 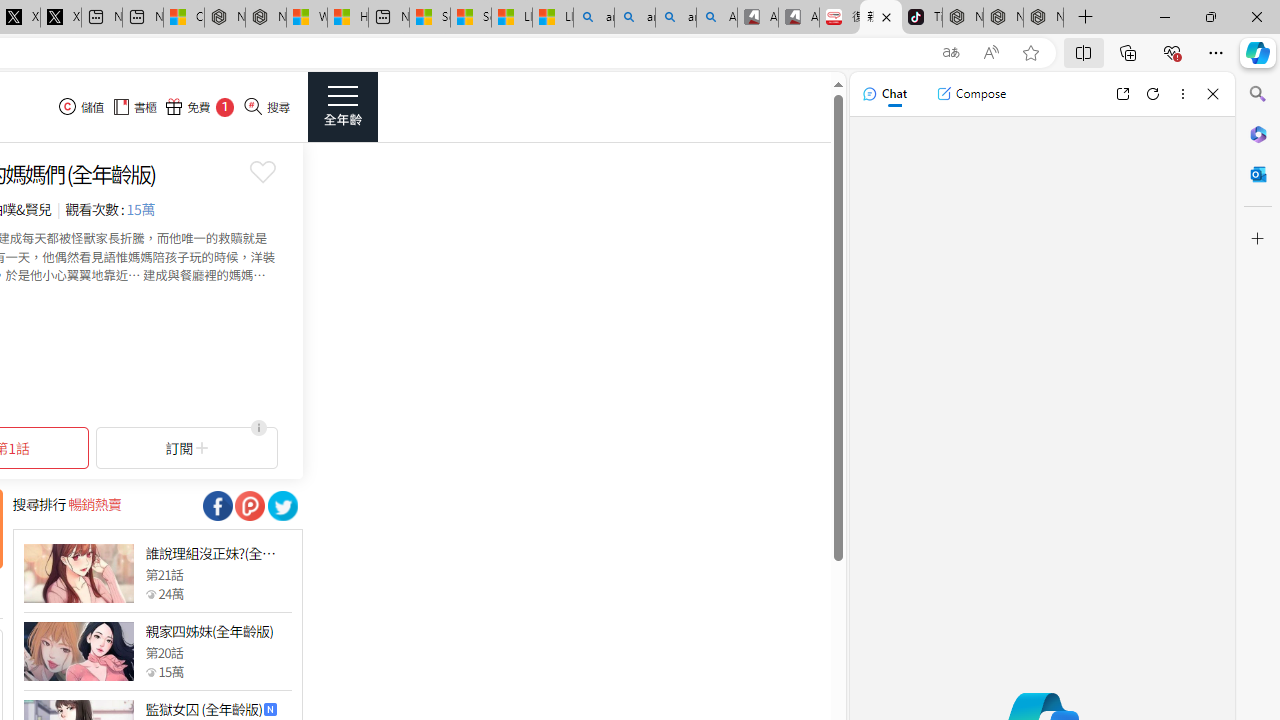 I want to click on 'Class: side_menu_btn actionRightMenuBtn', so click(x=342, y=106).